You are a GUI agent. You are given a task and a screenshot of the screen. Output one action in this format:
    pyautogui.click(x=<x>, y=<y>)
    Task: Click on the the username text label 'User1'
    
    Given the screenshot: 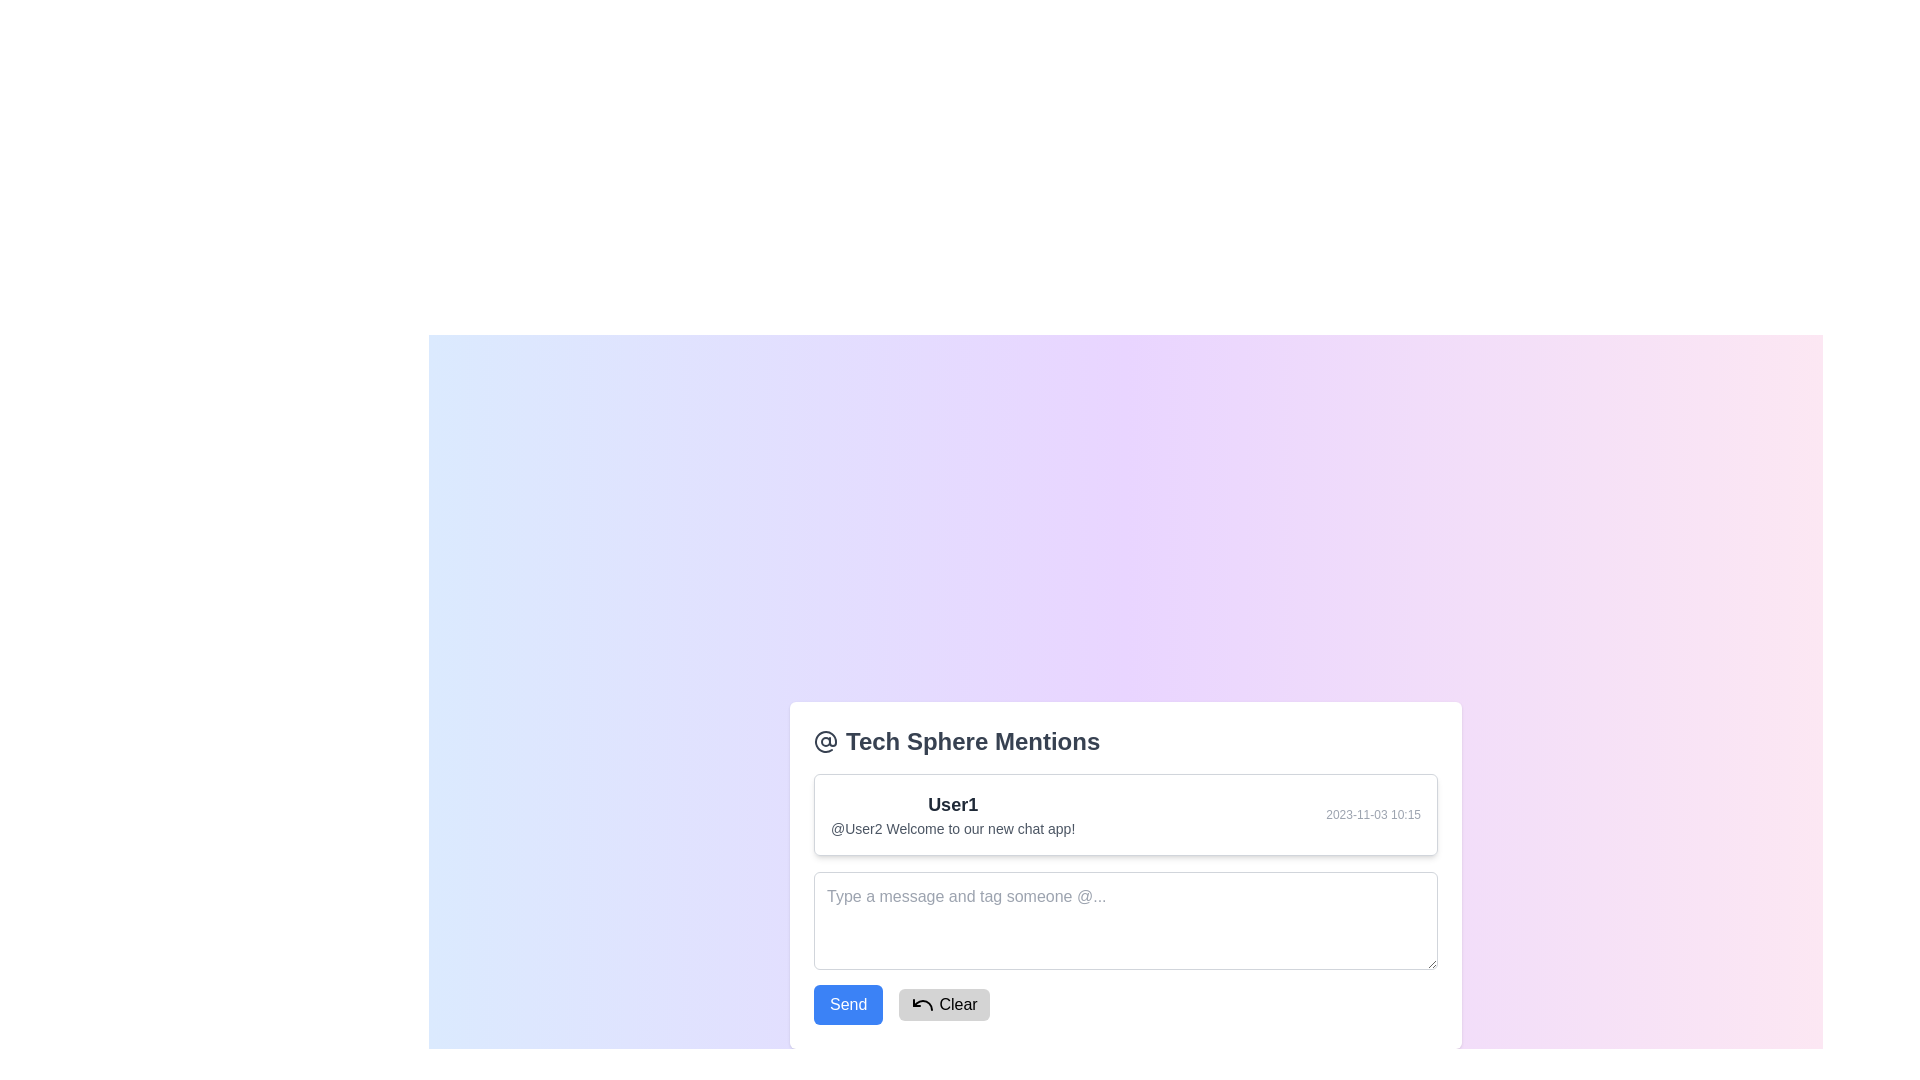 What is the action you would take?
    pyautogui.click(x=952, y=802)
    